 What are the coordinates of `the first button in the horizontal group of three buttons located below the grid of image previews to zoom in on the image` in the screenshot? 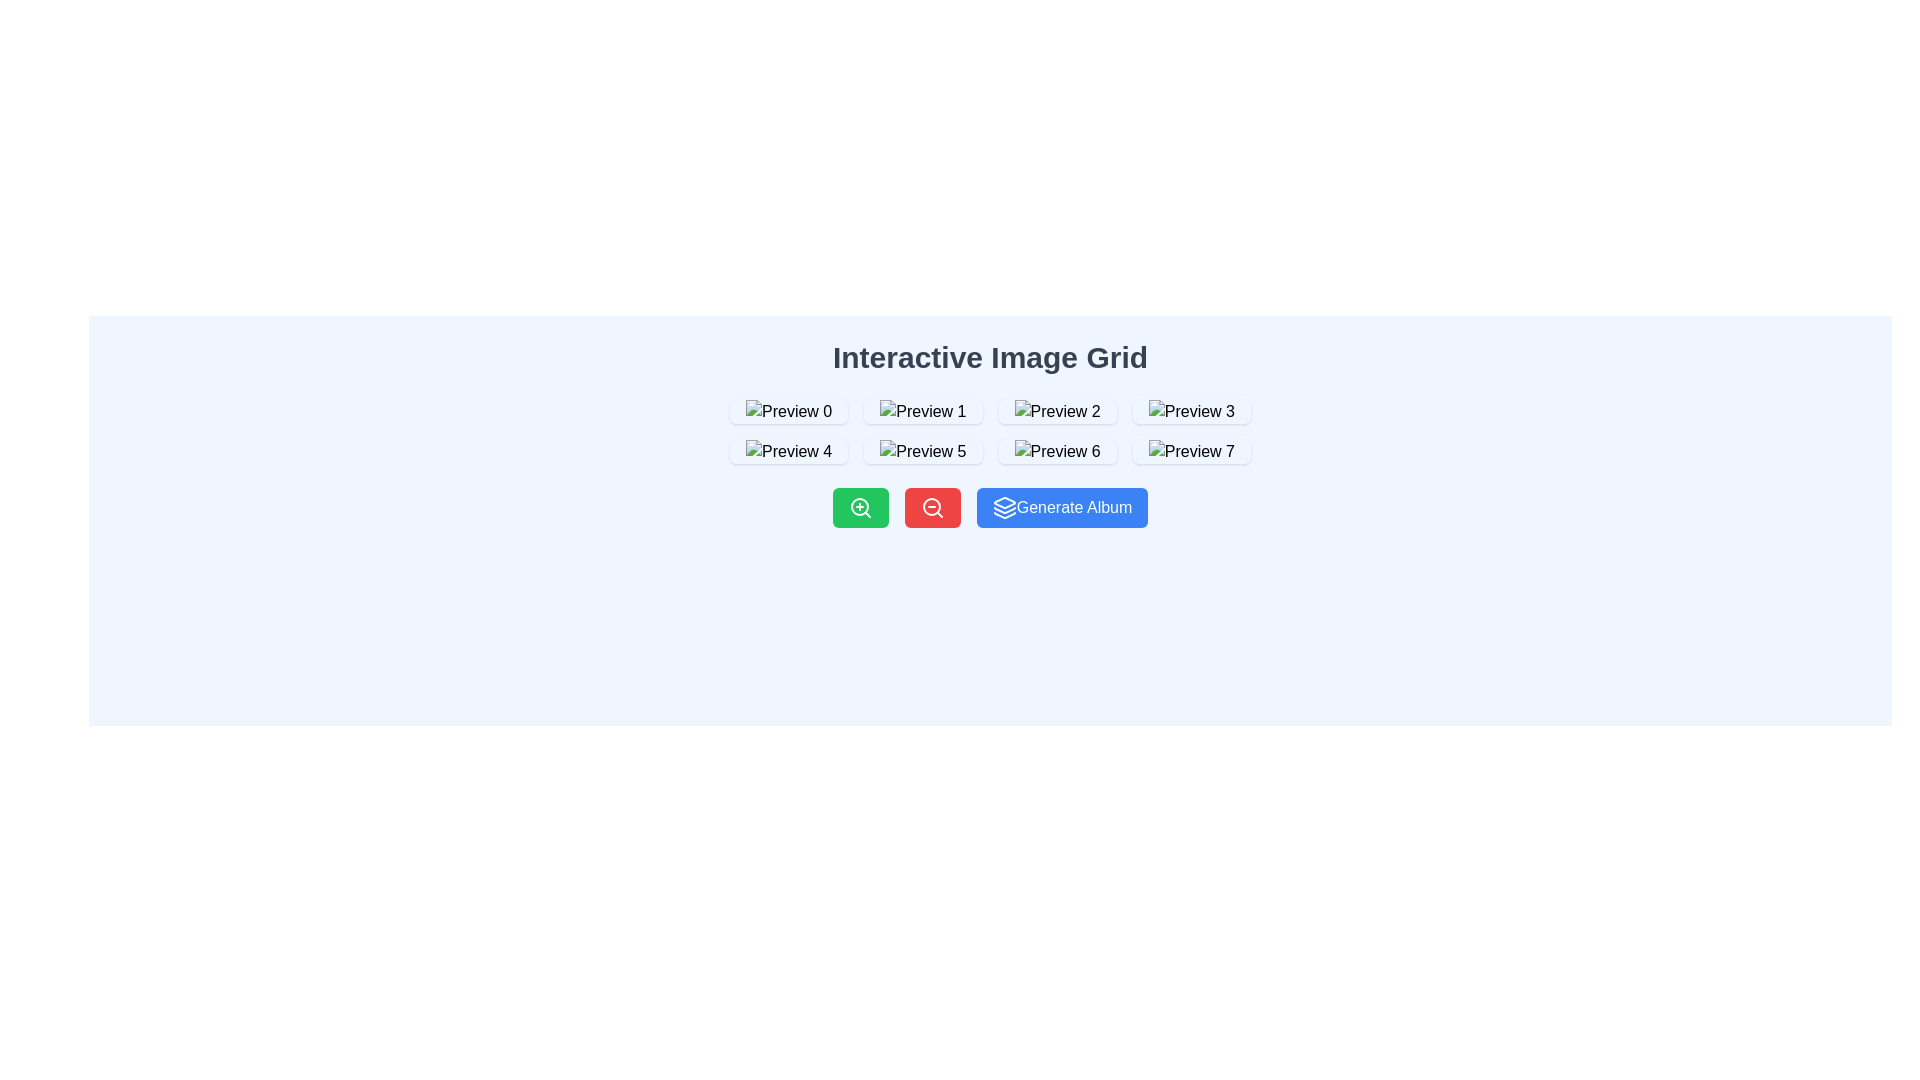 It's located at (860, 507).